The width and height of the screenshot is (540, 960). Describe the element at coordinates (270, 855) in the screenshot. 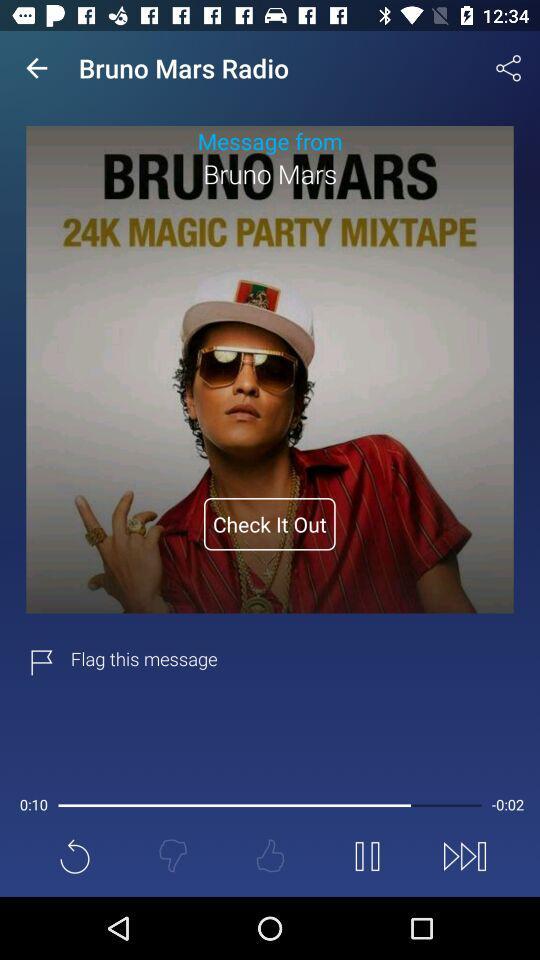

I see `the thumbs_up icon` at that location.